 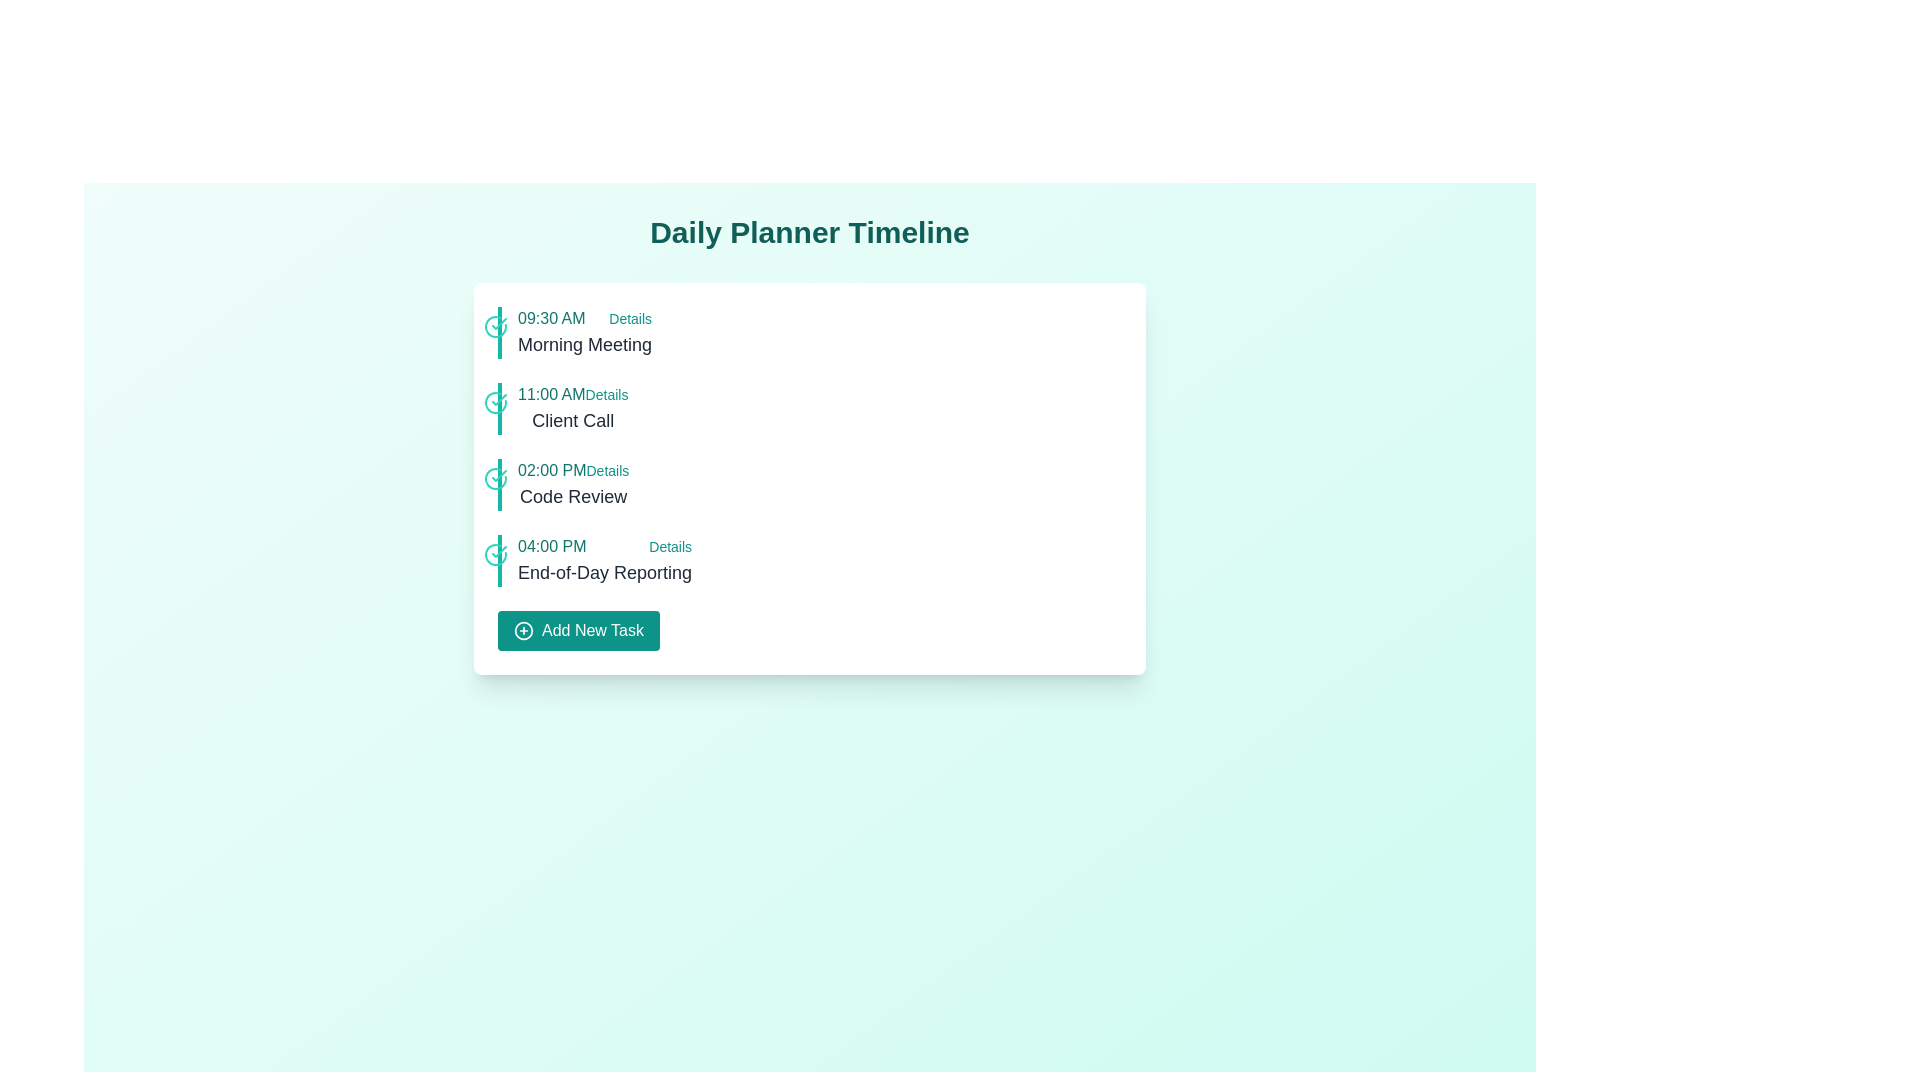 I want to click on time and title of the timeline event displaying '02:00 PM Details Code Review' which is the third item in the Daily Planner Timeline, so click(x=572, y=485).